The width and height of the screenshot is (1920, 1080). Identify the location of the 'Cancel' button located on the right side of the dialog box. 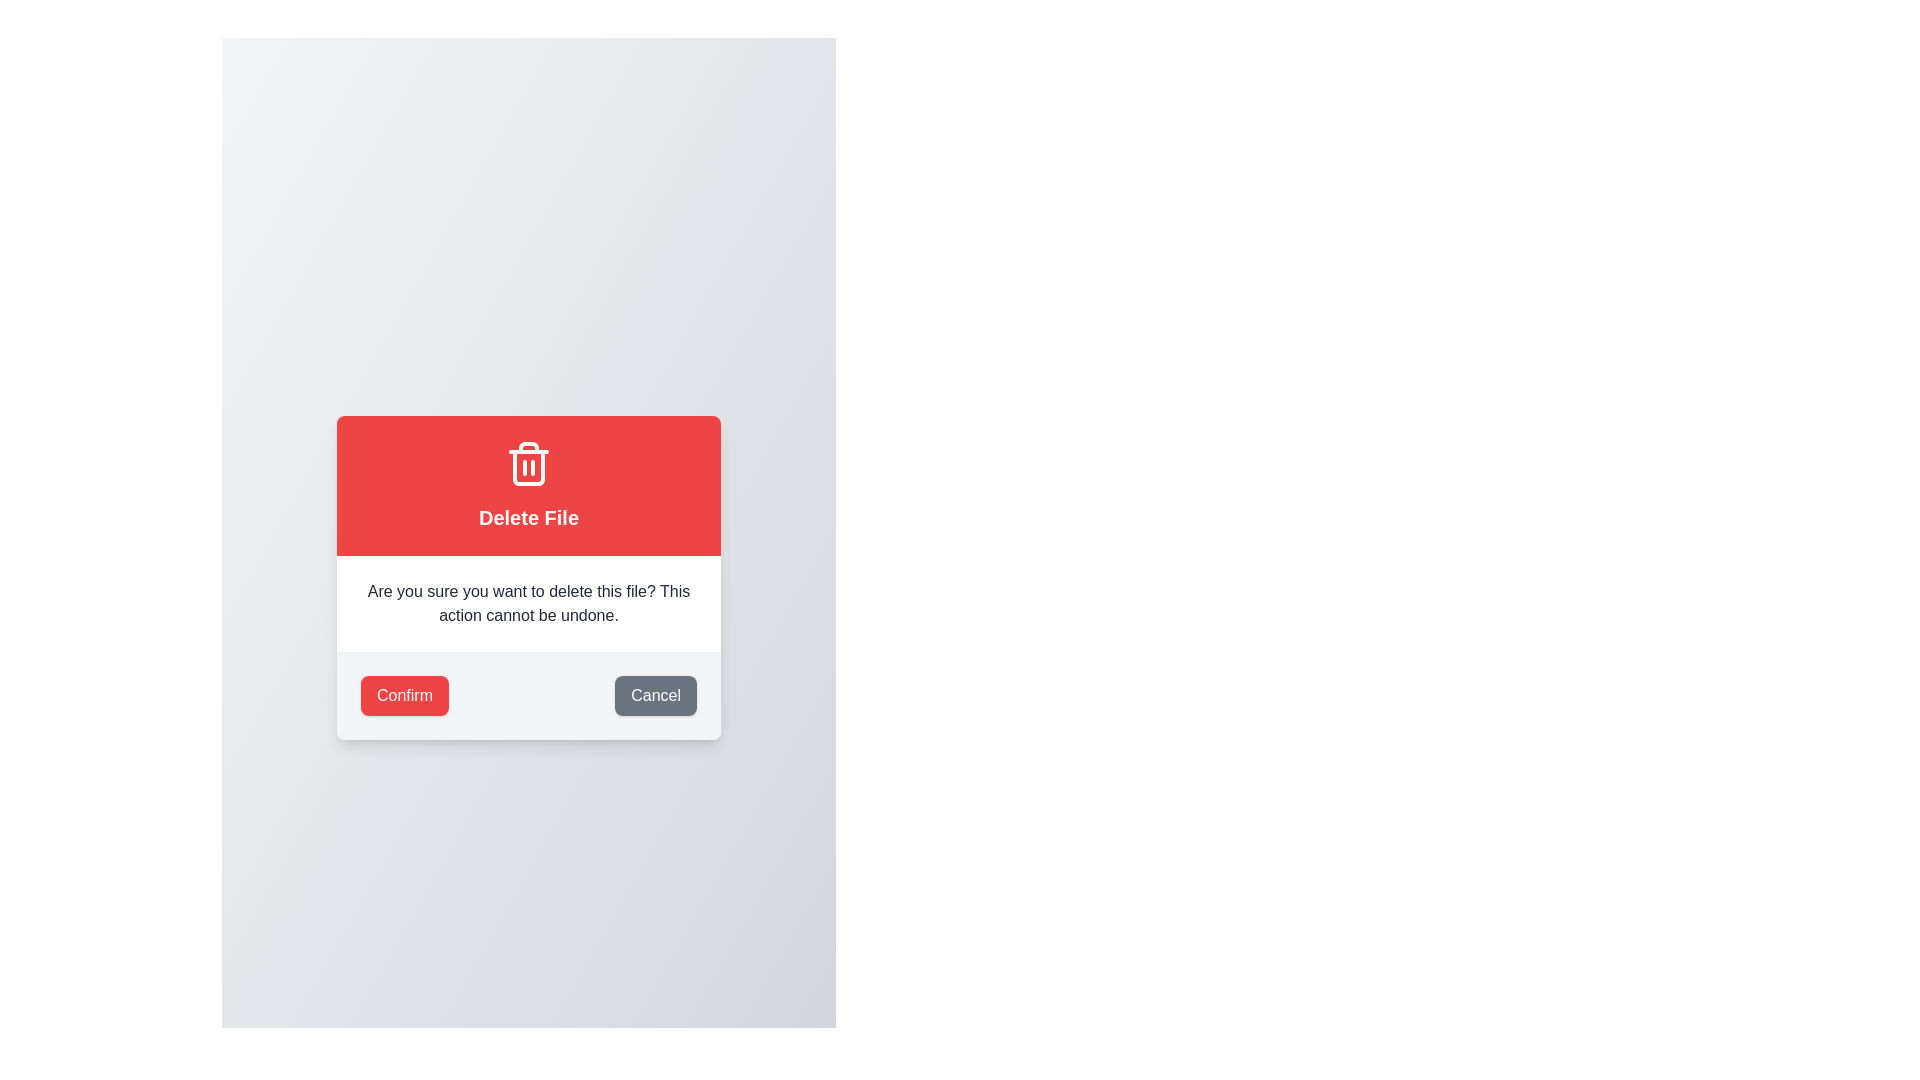
(656, 694).